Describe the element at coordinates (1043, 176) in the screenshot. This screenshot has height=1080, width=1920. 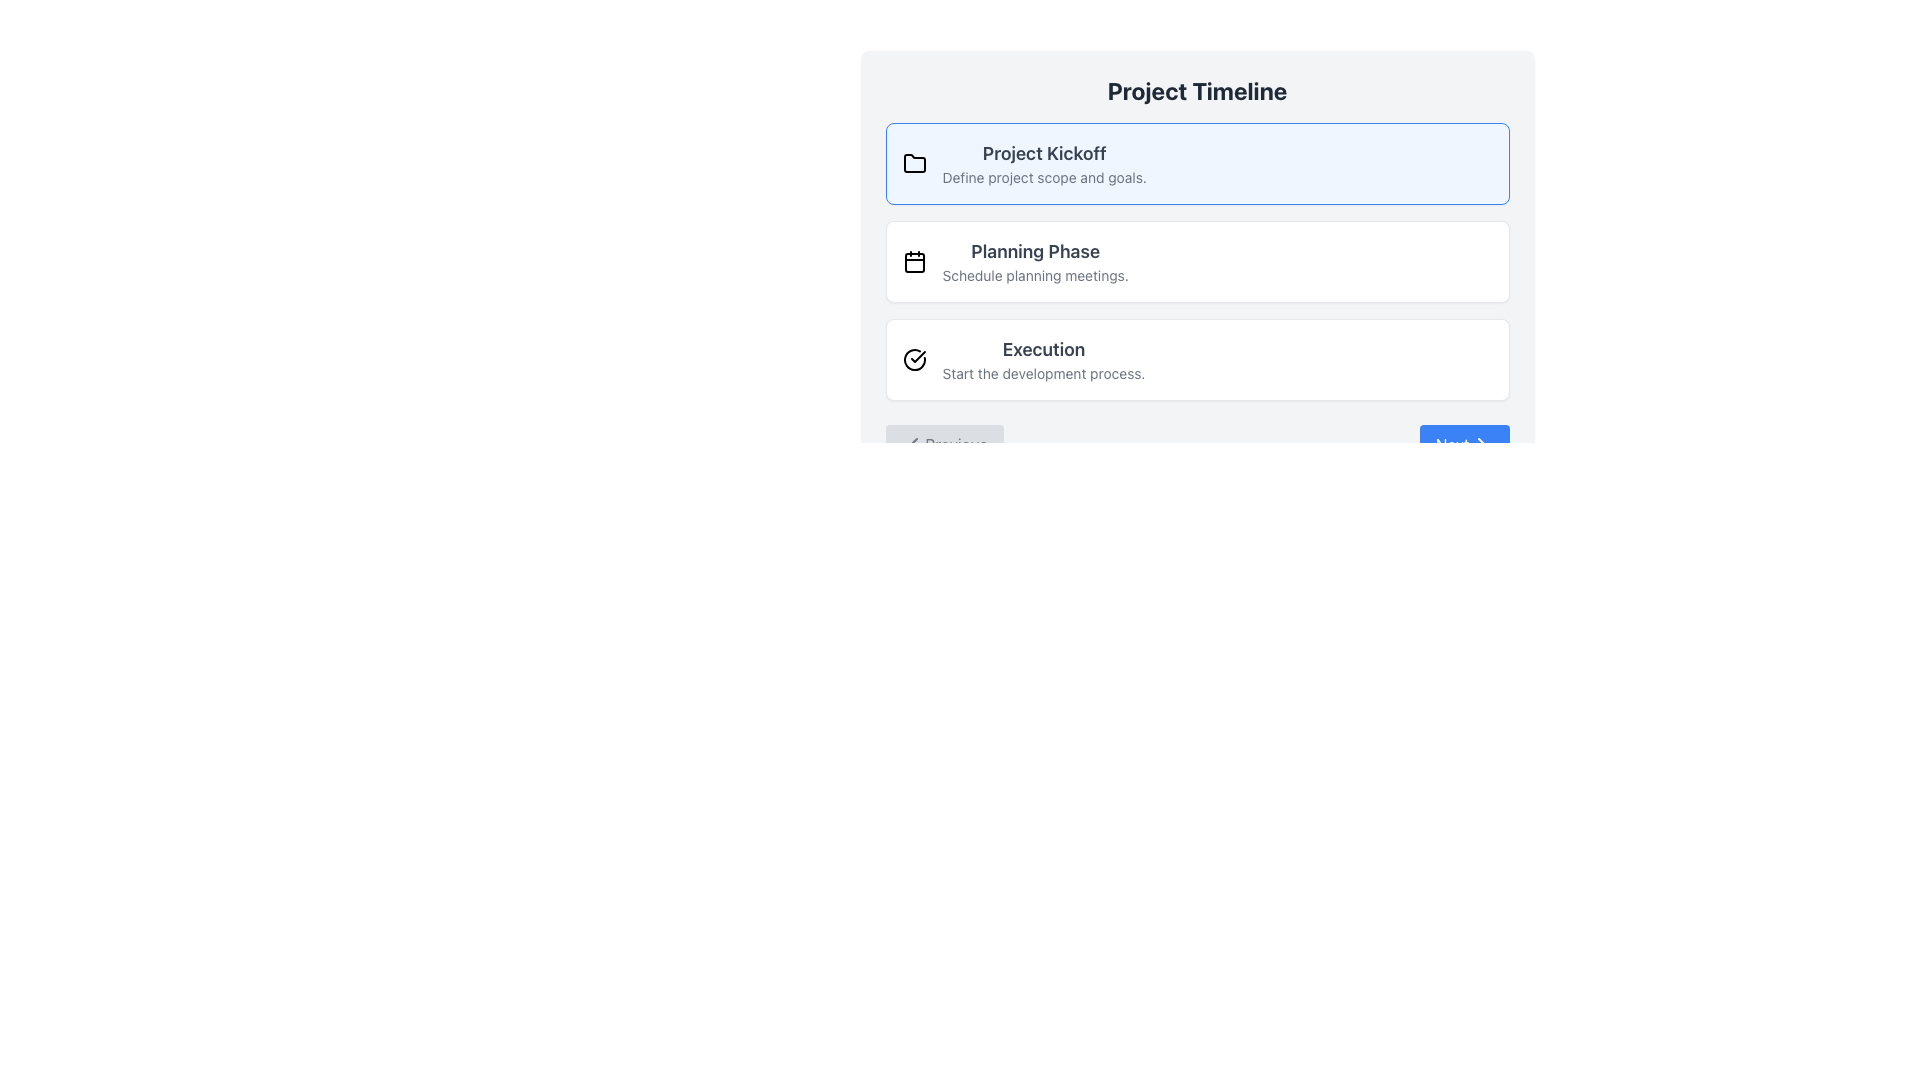
I see `the text label that reads 'Define project scope and goals.' located directly below the 'Project Kickoff' heading in the first section of the 'Project Timeline' interface` at that location.